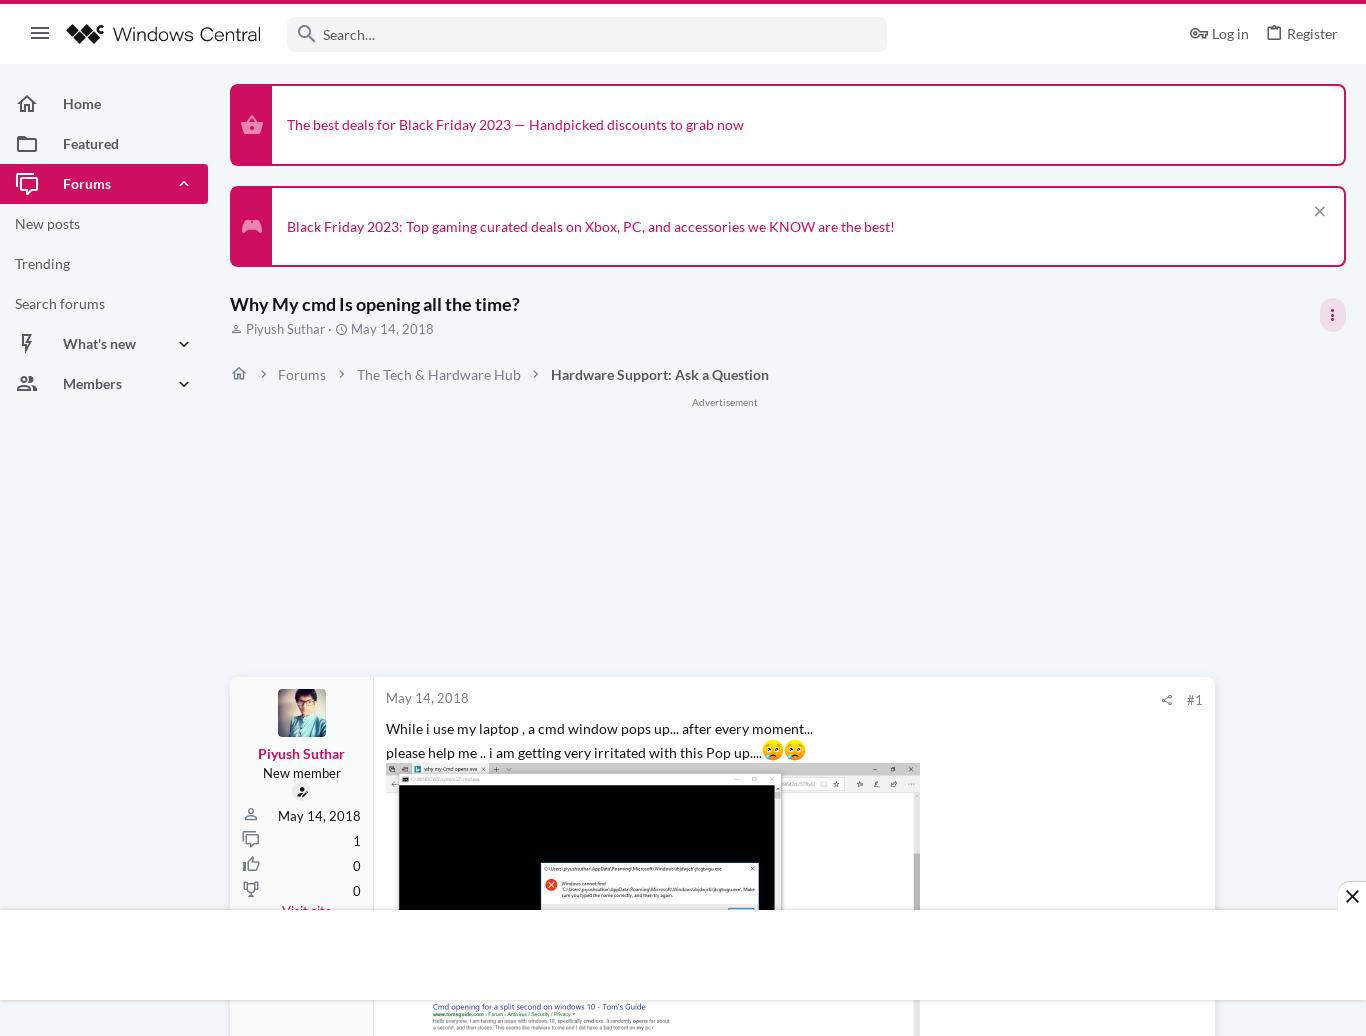  I want to click on 'Home', so click(62, 103).